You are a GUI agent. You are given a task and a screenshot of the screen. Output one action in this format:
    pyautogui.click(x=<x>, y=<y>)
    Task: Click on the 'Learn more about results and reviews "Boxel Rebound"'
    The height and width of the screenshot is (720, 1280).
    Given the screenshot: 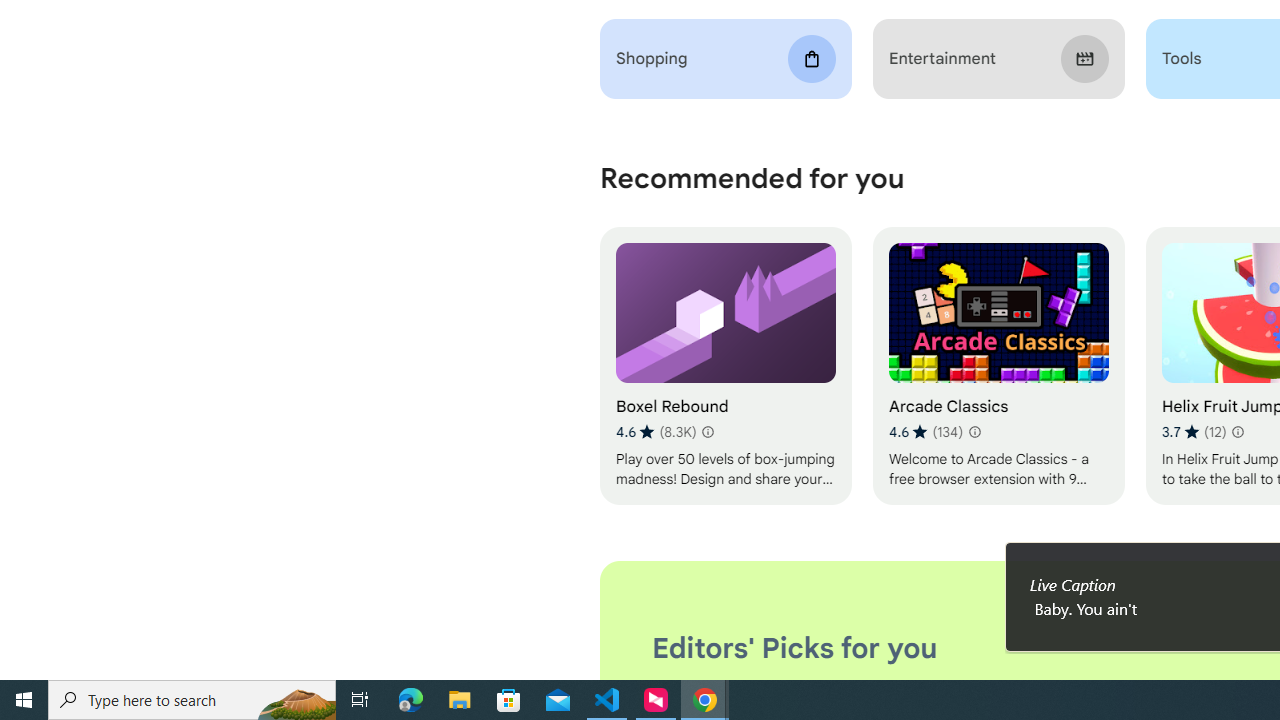 What is the action you would take?
    pyautogui.click(x=707, y=431)
    